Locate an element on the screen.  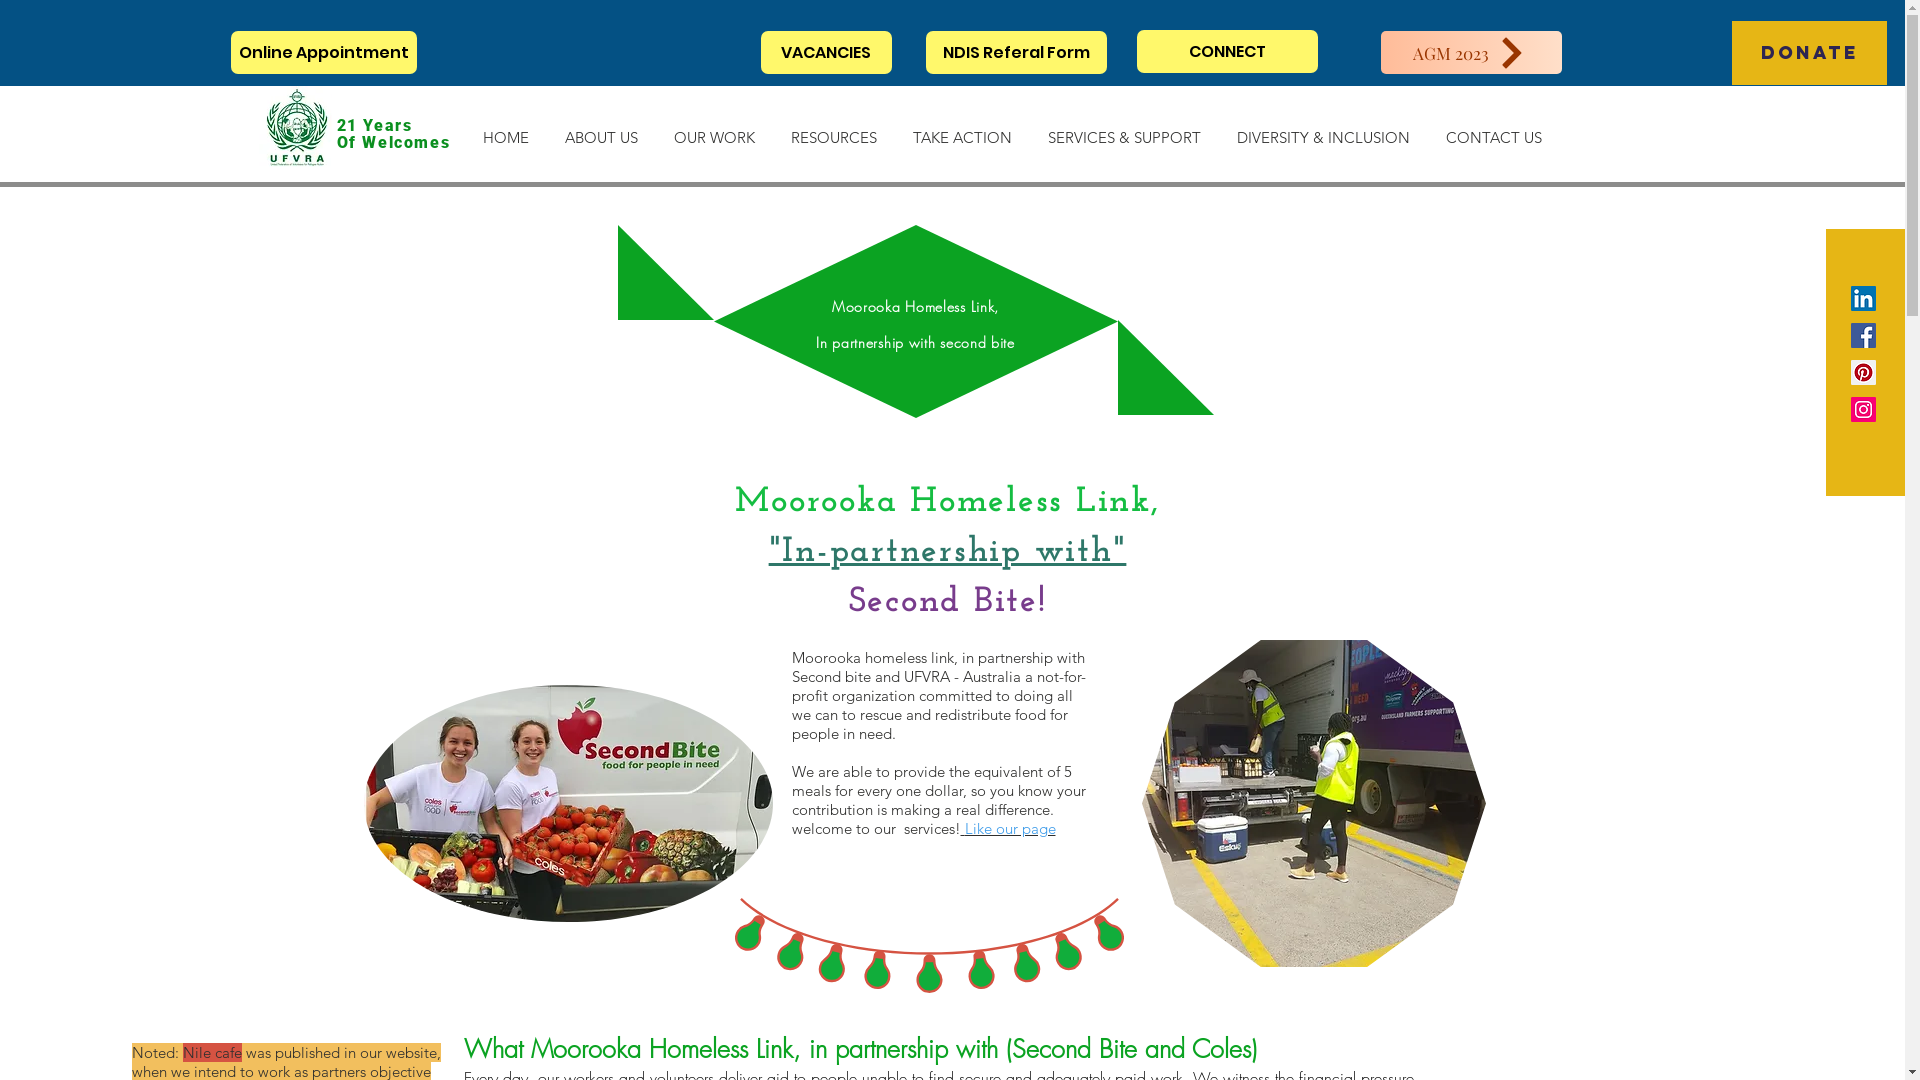
'RESOURCES' is located at coordinates (833, 128).